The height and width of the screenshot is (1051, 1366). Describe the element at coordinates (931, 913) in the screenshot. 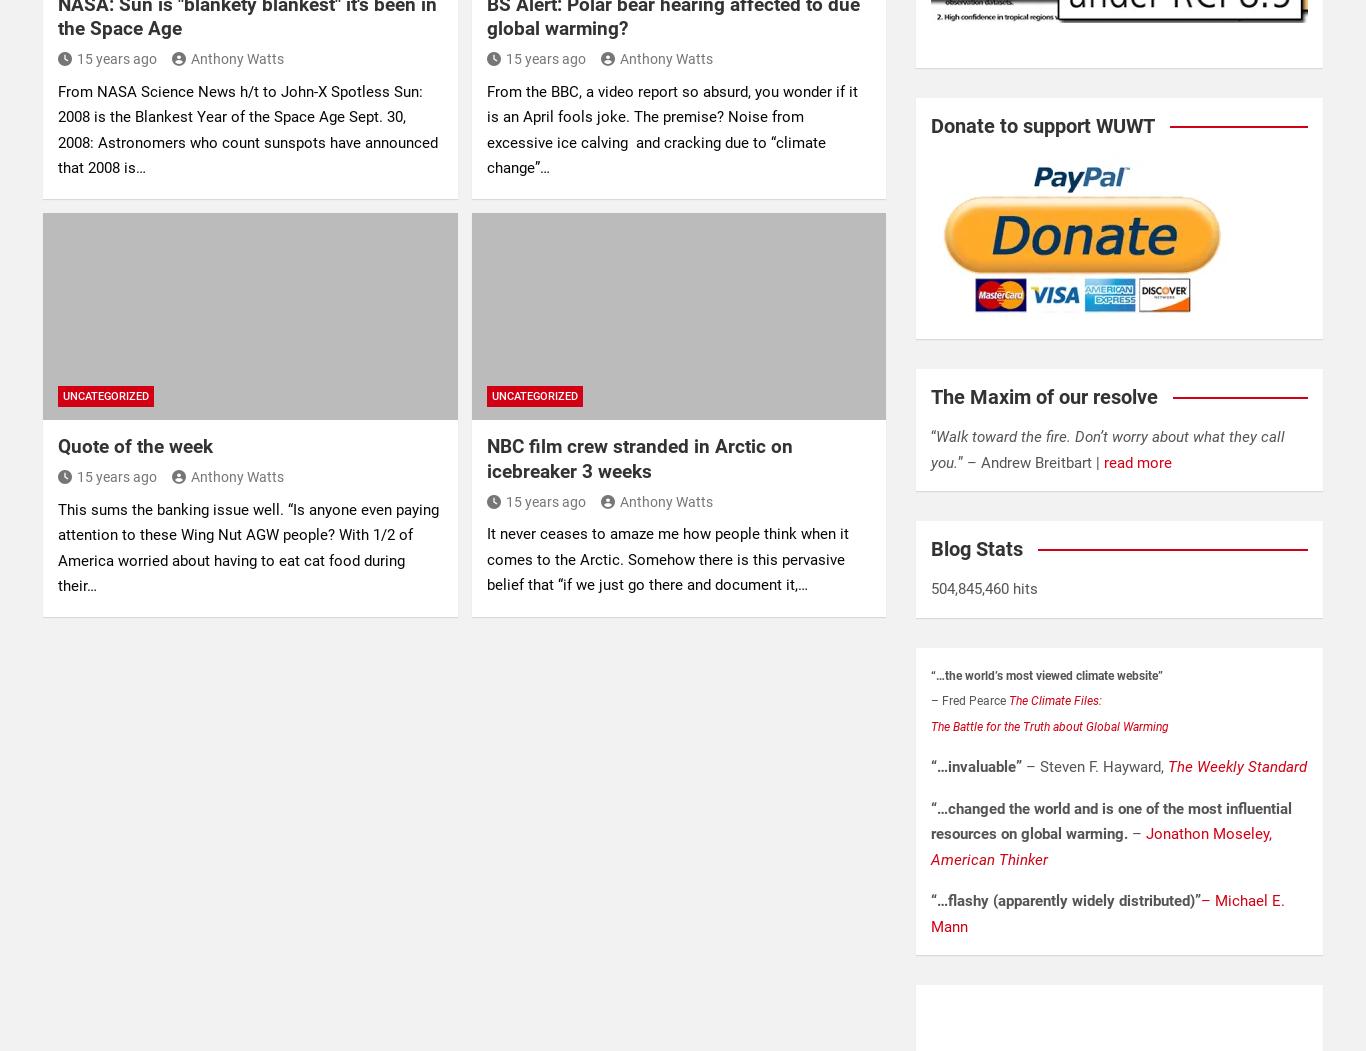

I see `'– Michael E. Mann'` at that location.